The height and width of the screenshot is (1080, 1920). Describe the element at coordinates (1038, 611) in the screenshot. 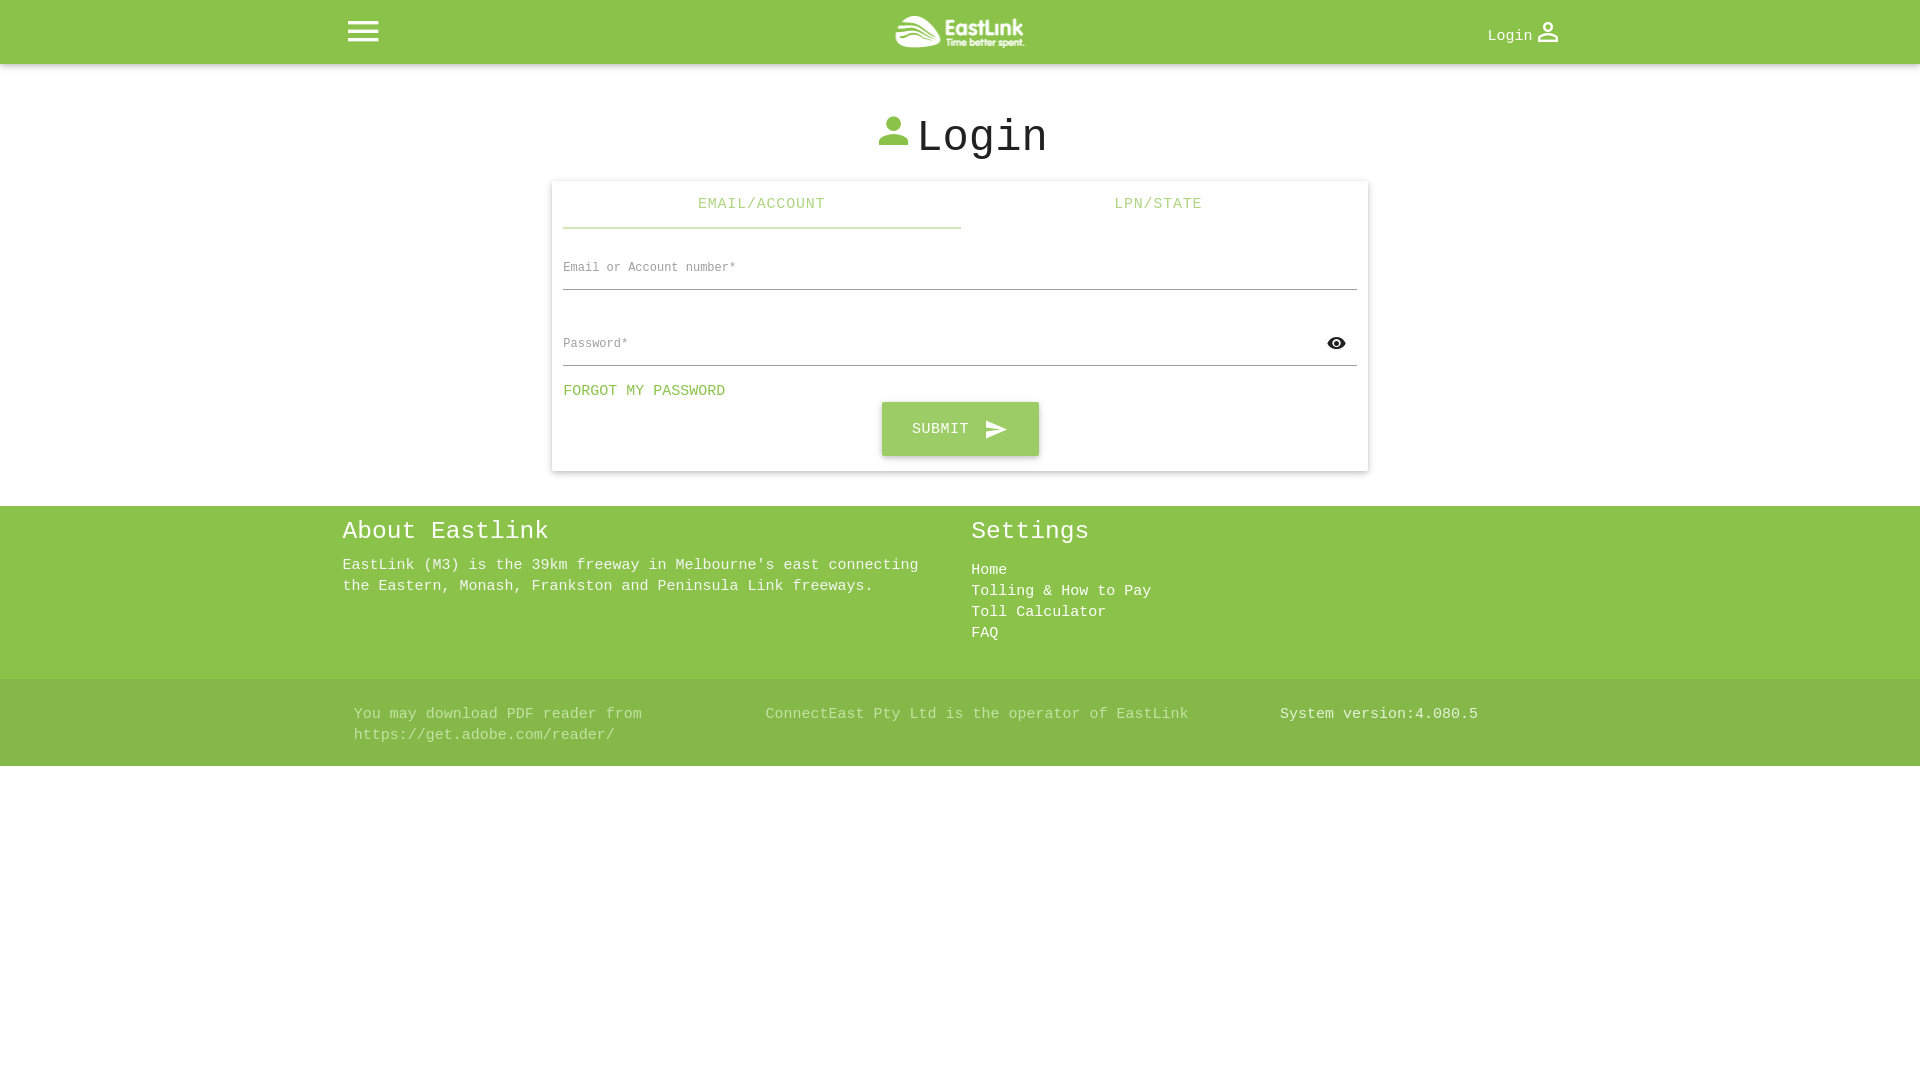

I see `'Toll Calculator'` at that location.